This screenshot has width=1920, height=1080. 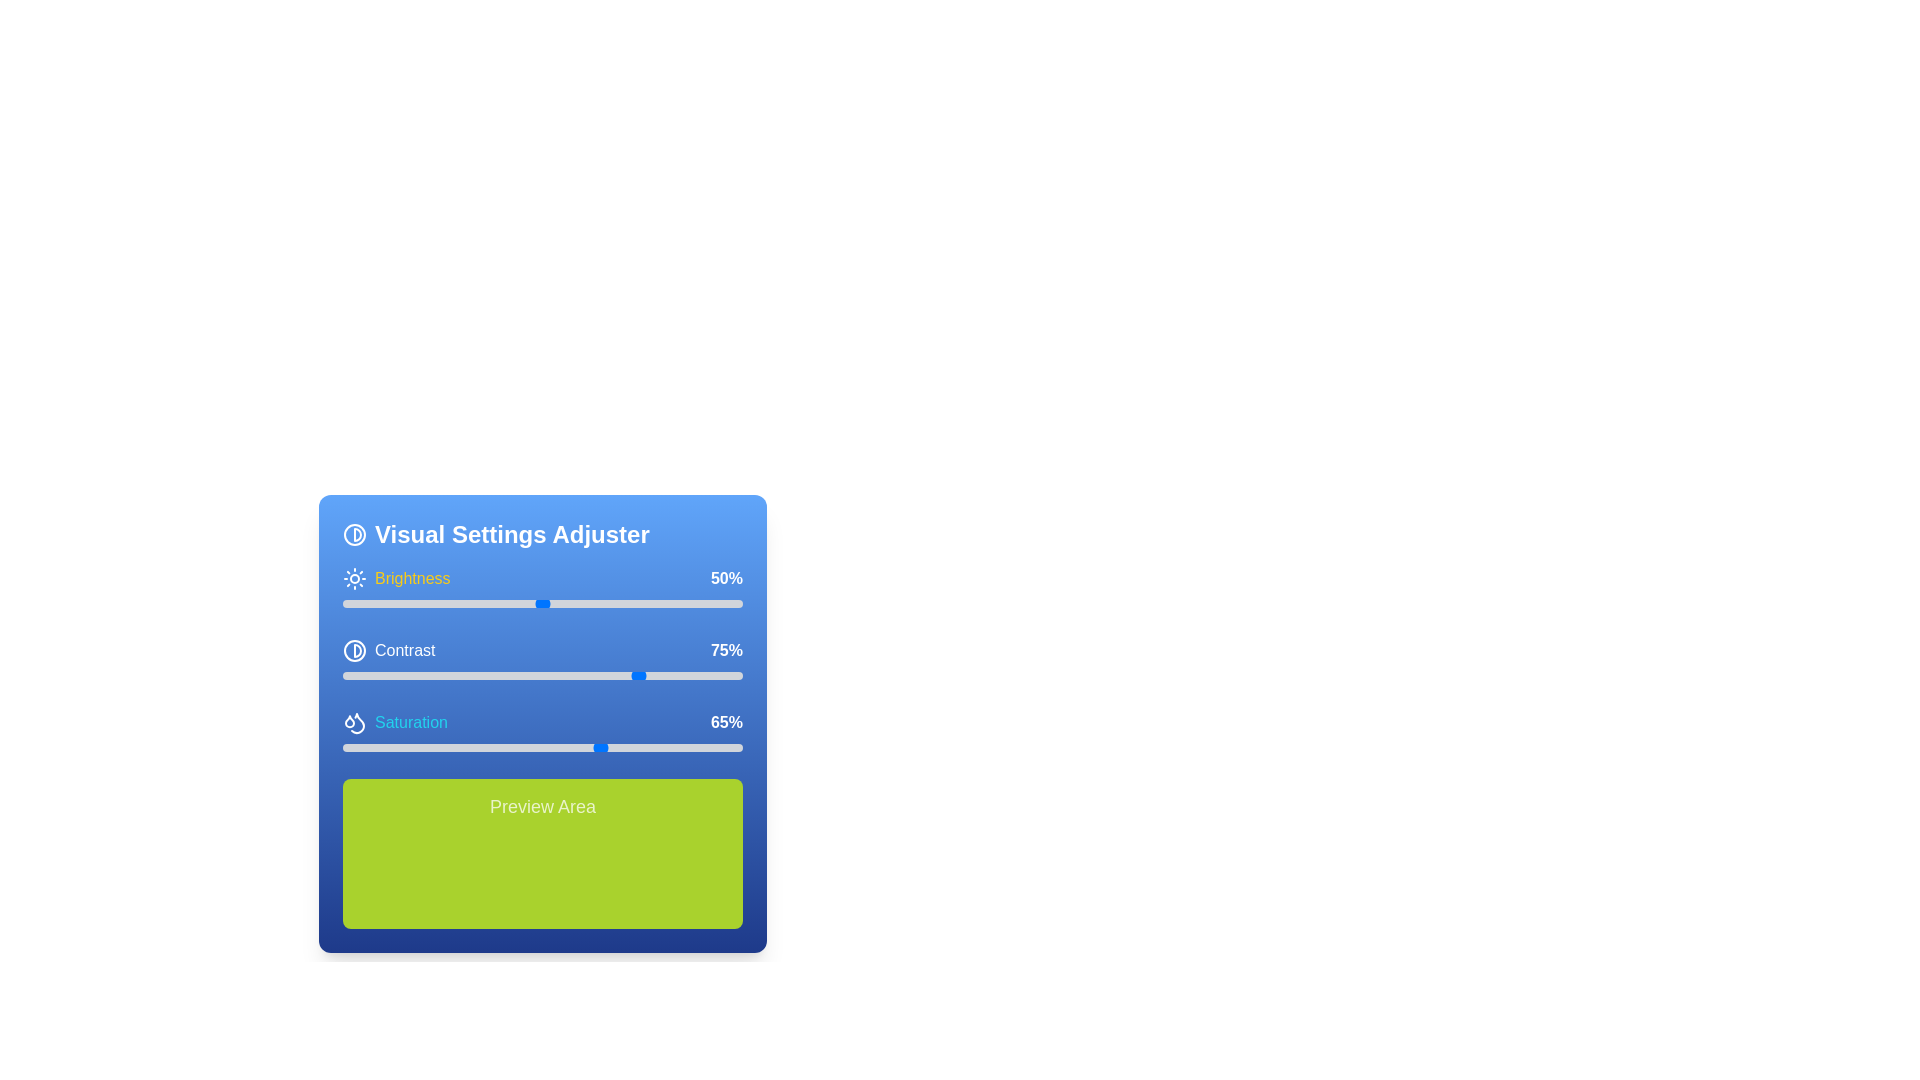 I want to click on the text label that indicates the purpose of the area below it, which is centrally located within a bright green box in the 'Visual Settings Adjuster' panel, so click(x=542, y=805).